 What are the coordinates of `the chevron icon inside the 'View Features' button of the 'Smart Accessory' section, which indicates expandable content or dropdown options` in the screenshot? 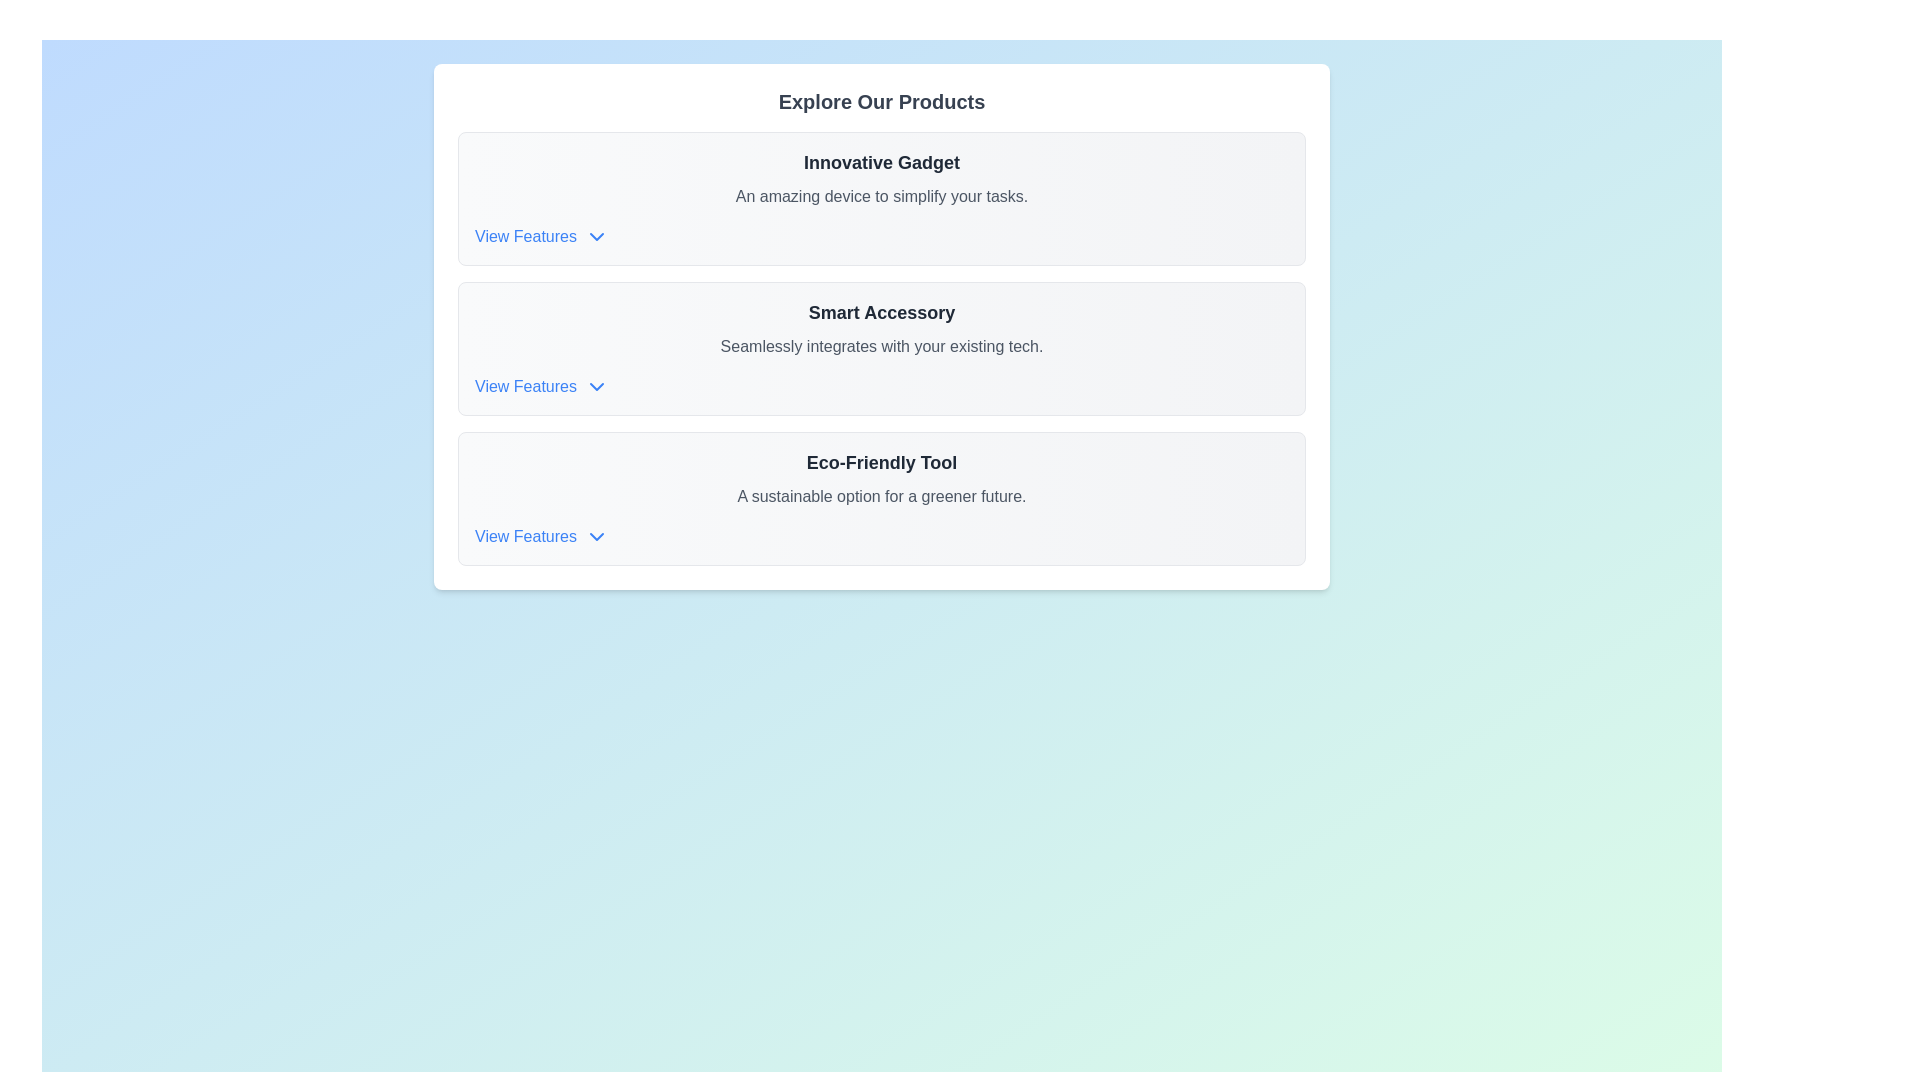 It's located at (595, 386).